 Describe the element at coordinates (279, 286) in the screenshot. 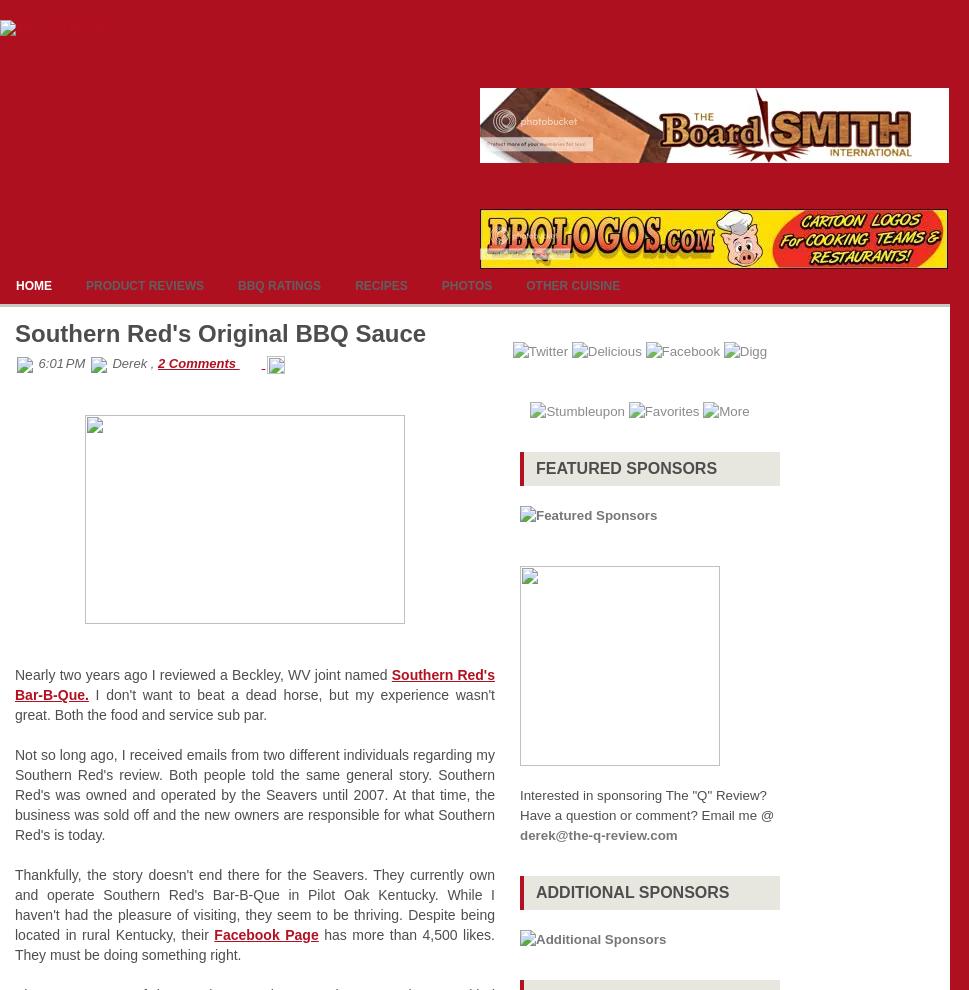

I see `'BBQ Ratings'` at that location.